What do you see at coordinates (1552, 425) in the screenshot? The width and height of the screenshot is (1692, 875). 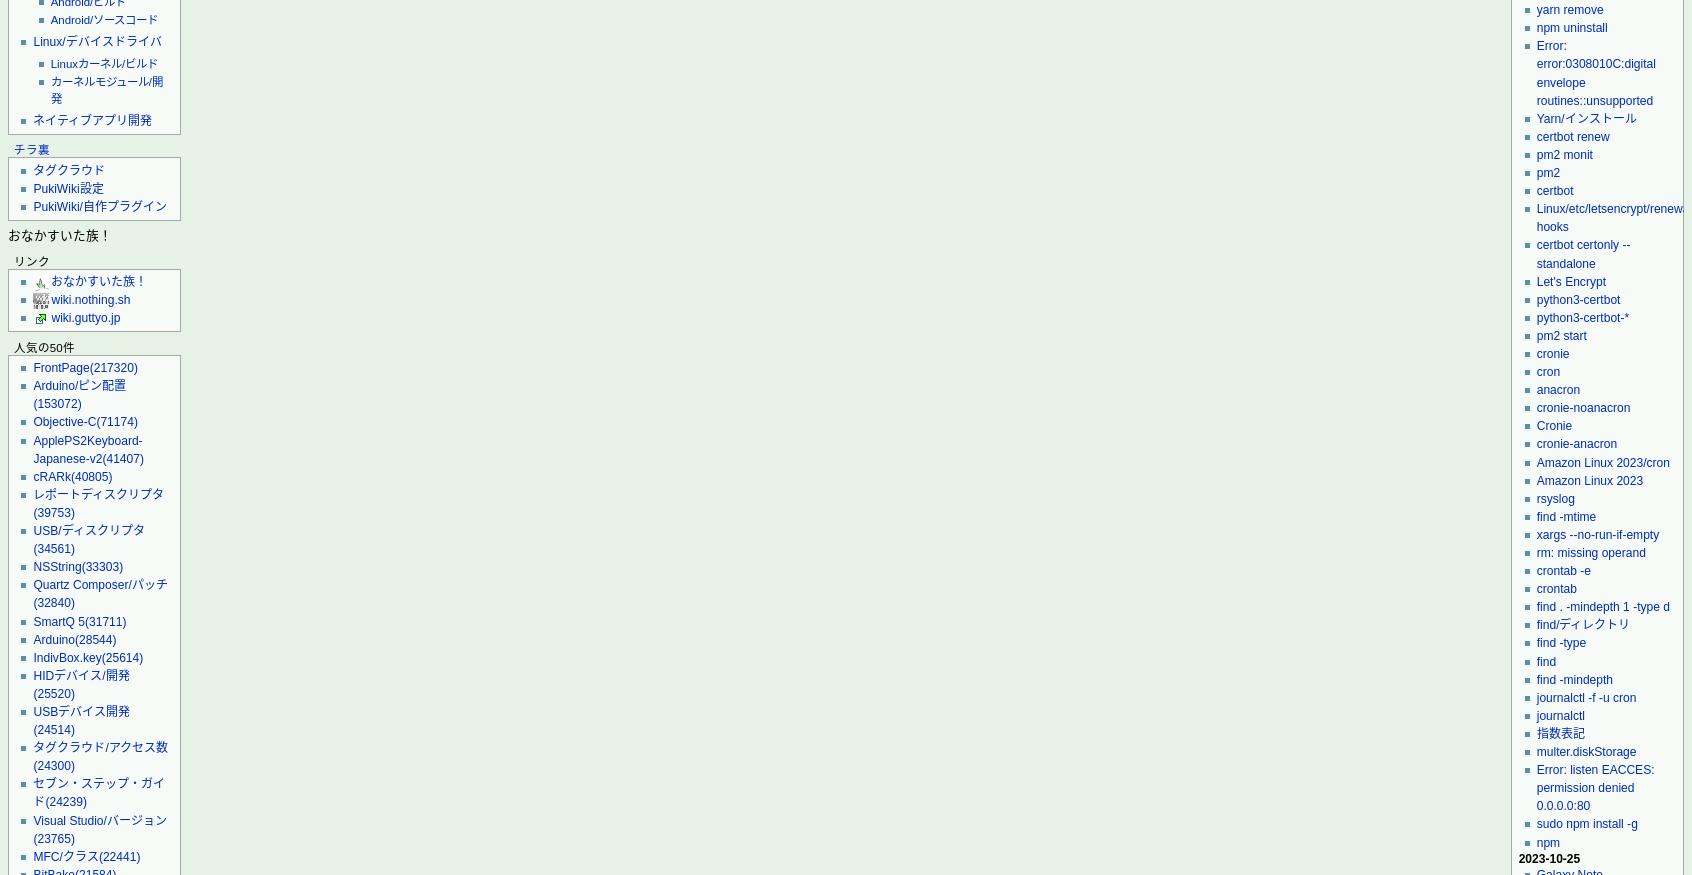 I see `'Cronie'` at bounding box center [1552, 425].